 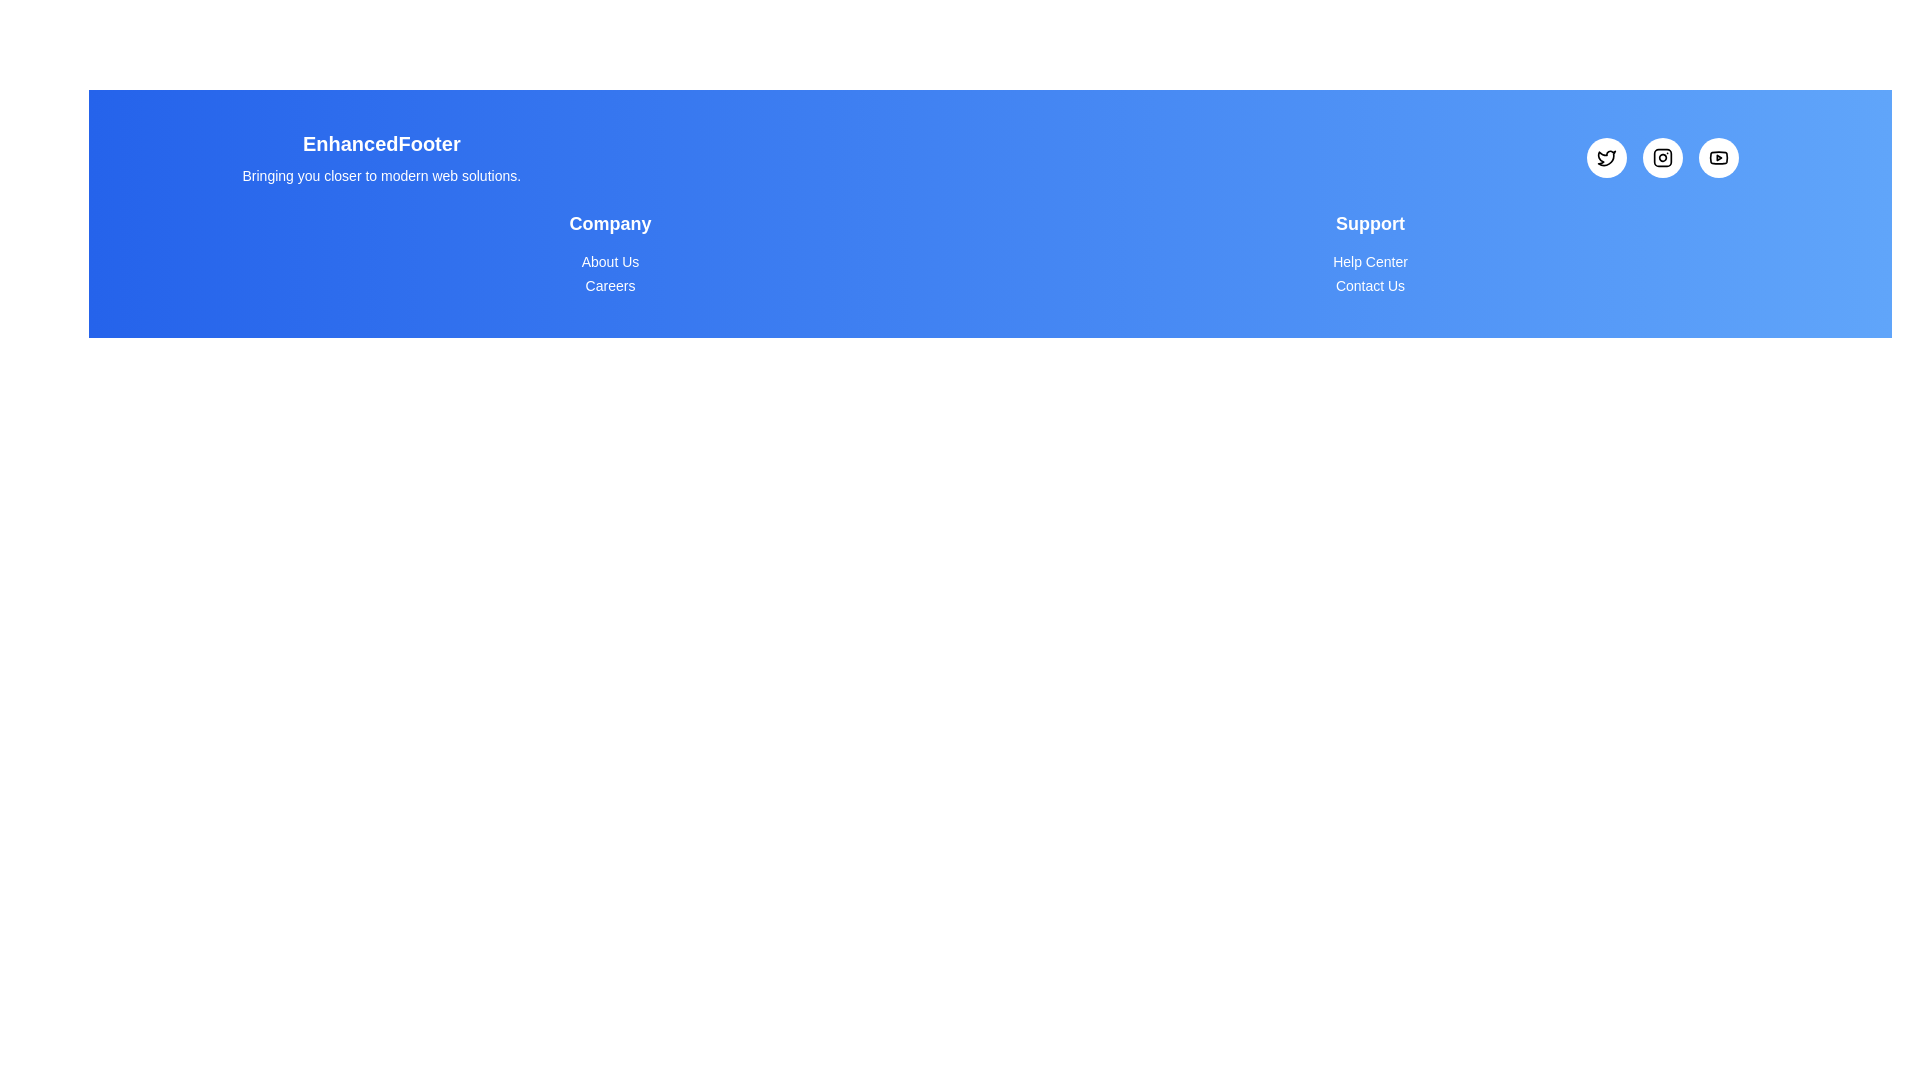 I want to click on the Text Label that serves as the header or title in the top left section of the blue footer area, so click(x=381, y=142).